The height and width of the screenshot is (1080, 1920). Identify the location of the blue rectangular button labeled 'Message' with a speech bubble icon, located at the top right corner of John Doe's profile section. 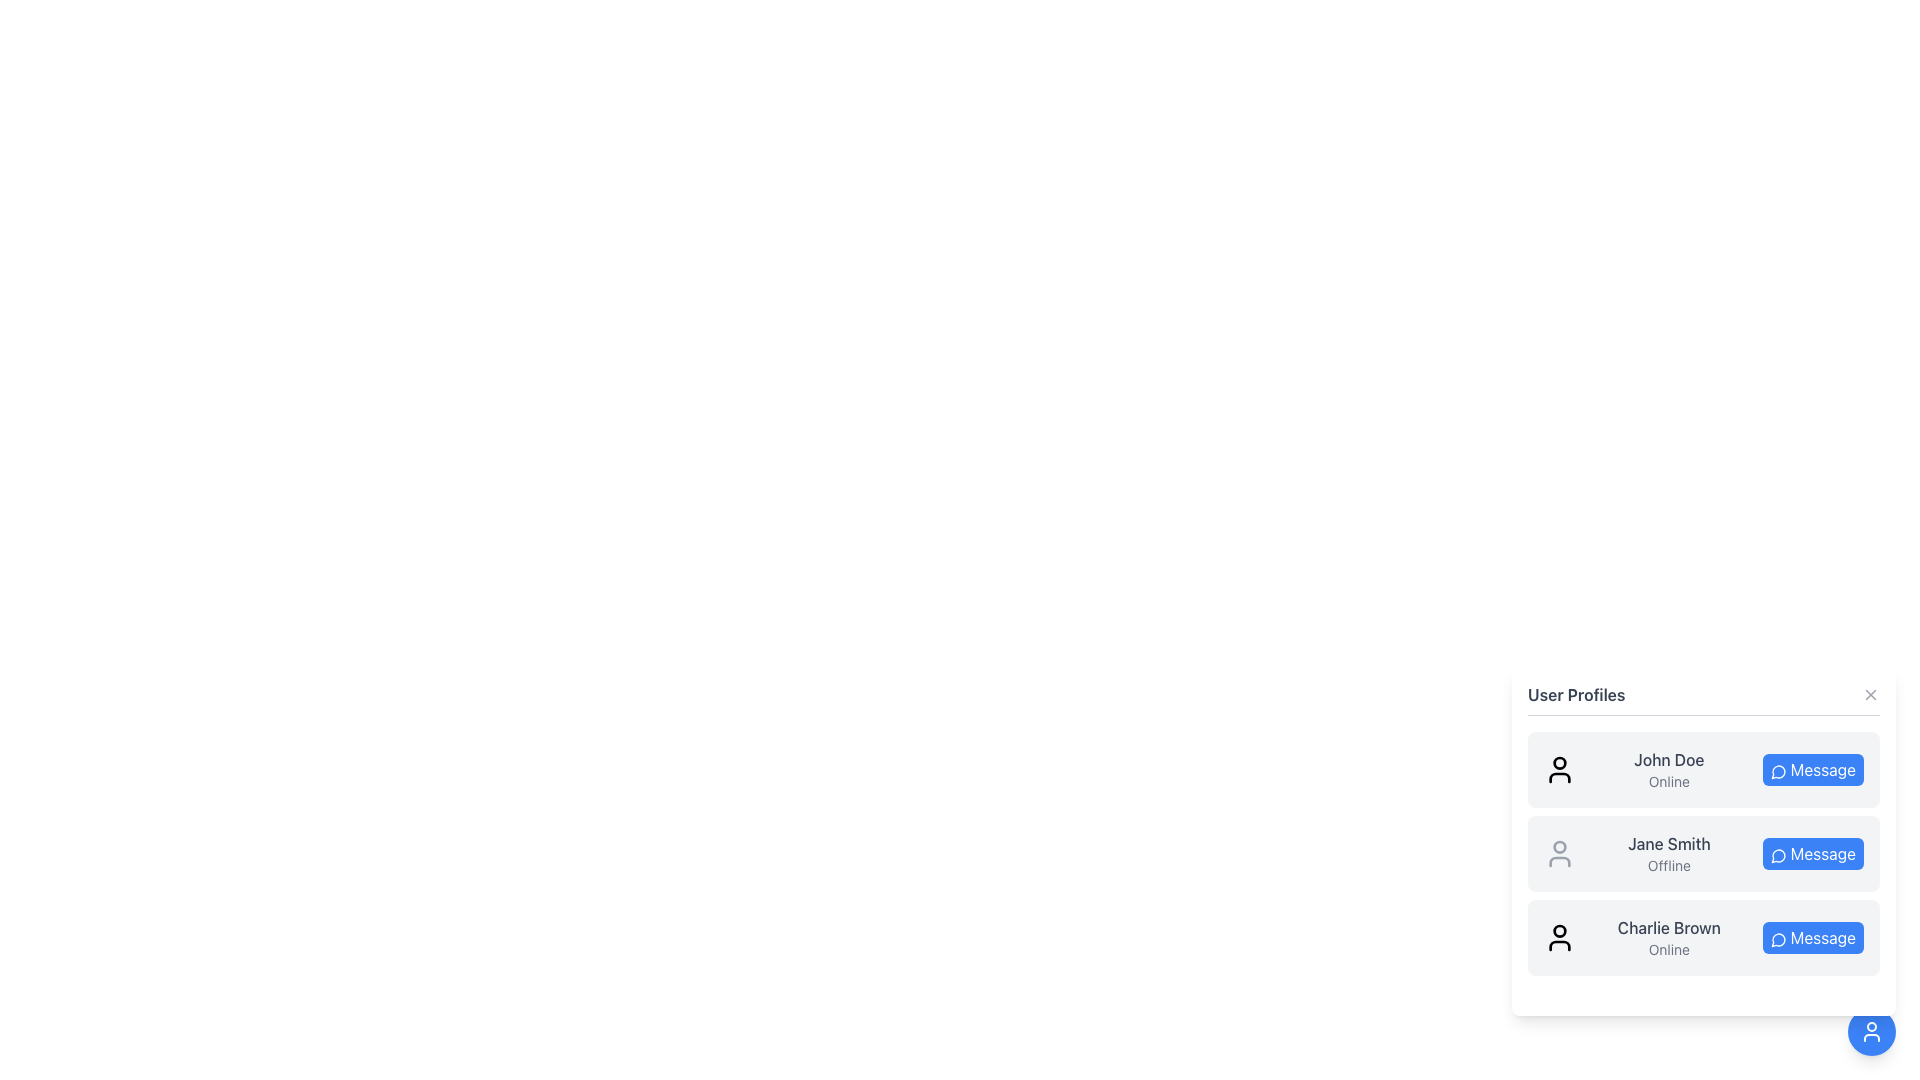
(1813, 769).